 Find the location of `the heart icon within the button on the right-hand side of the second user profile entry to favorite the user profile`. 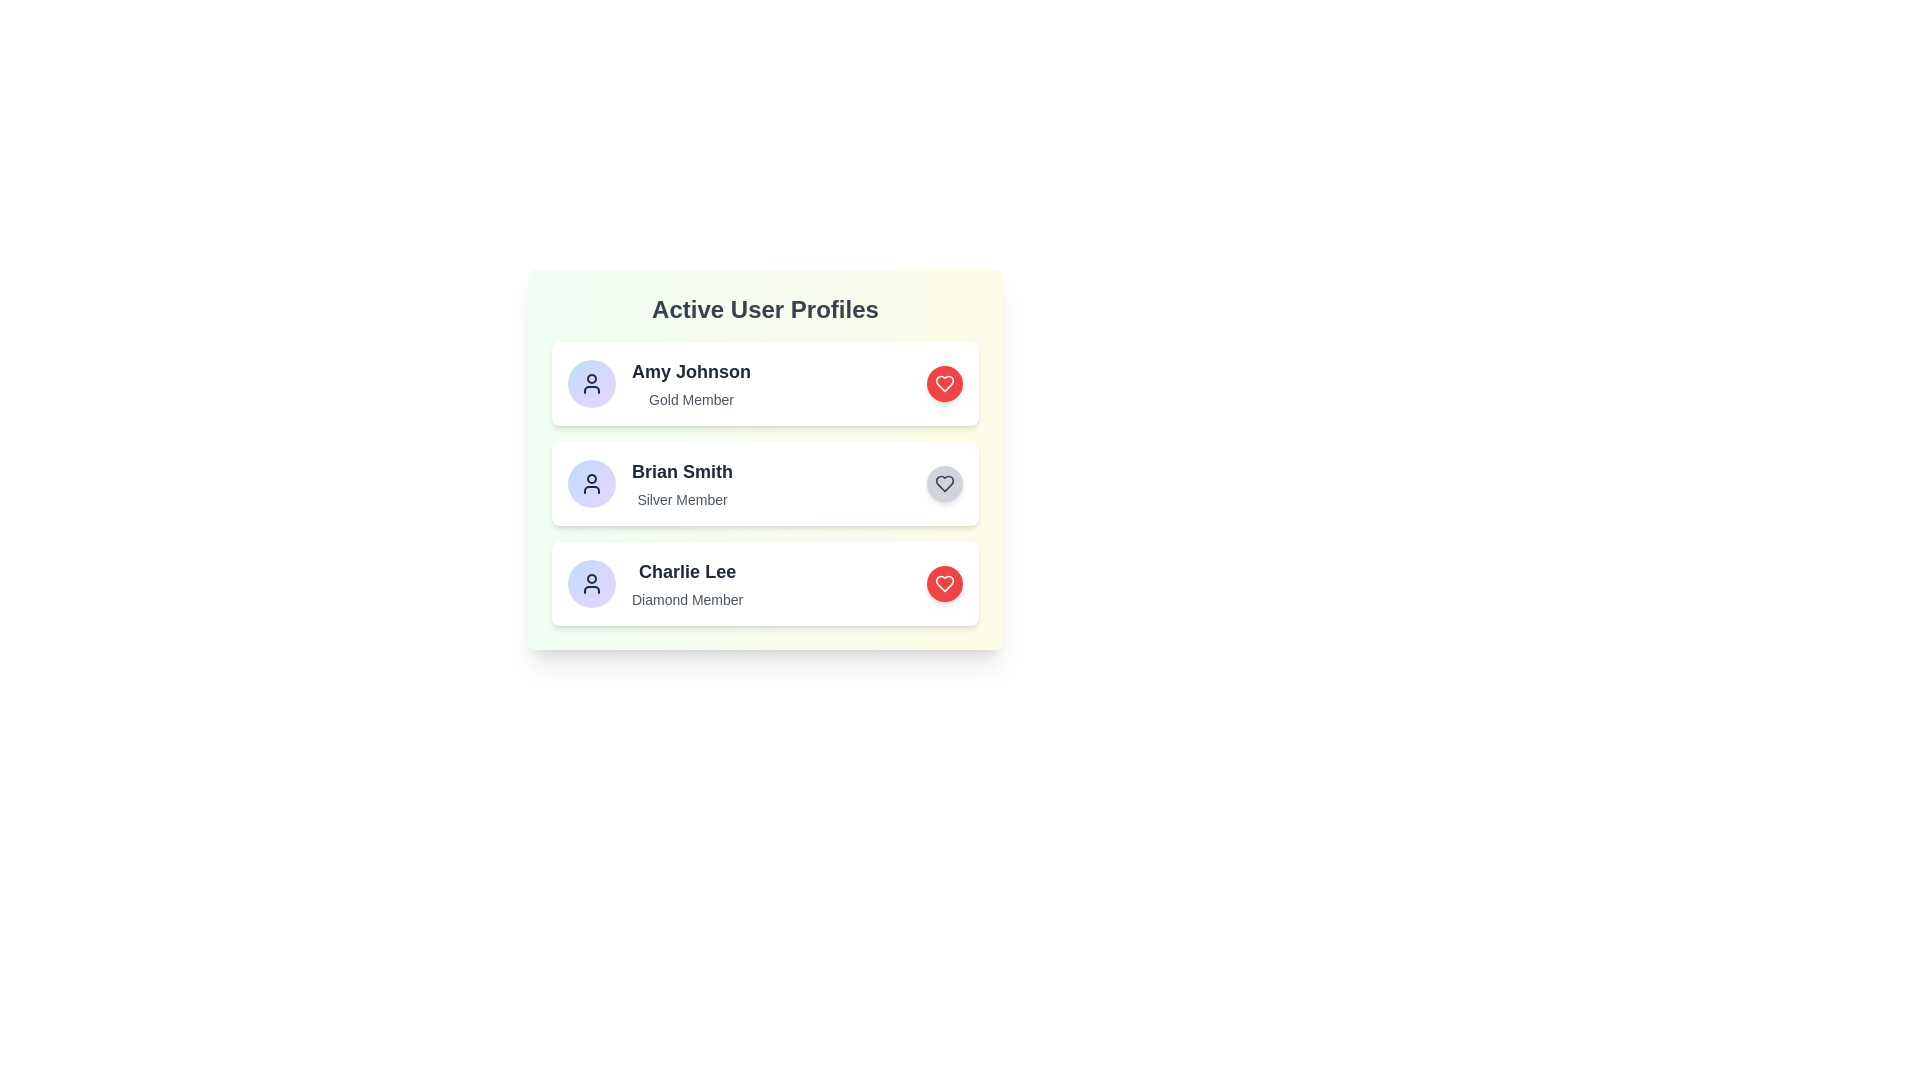

the heart icon within the button on the right-hand side of the second user profile entry to favorite the user profile is located at coordinates (944, 483).